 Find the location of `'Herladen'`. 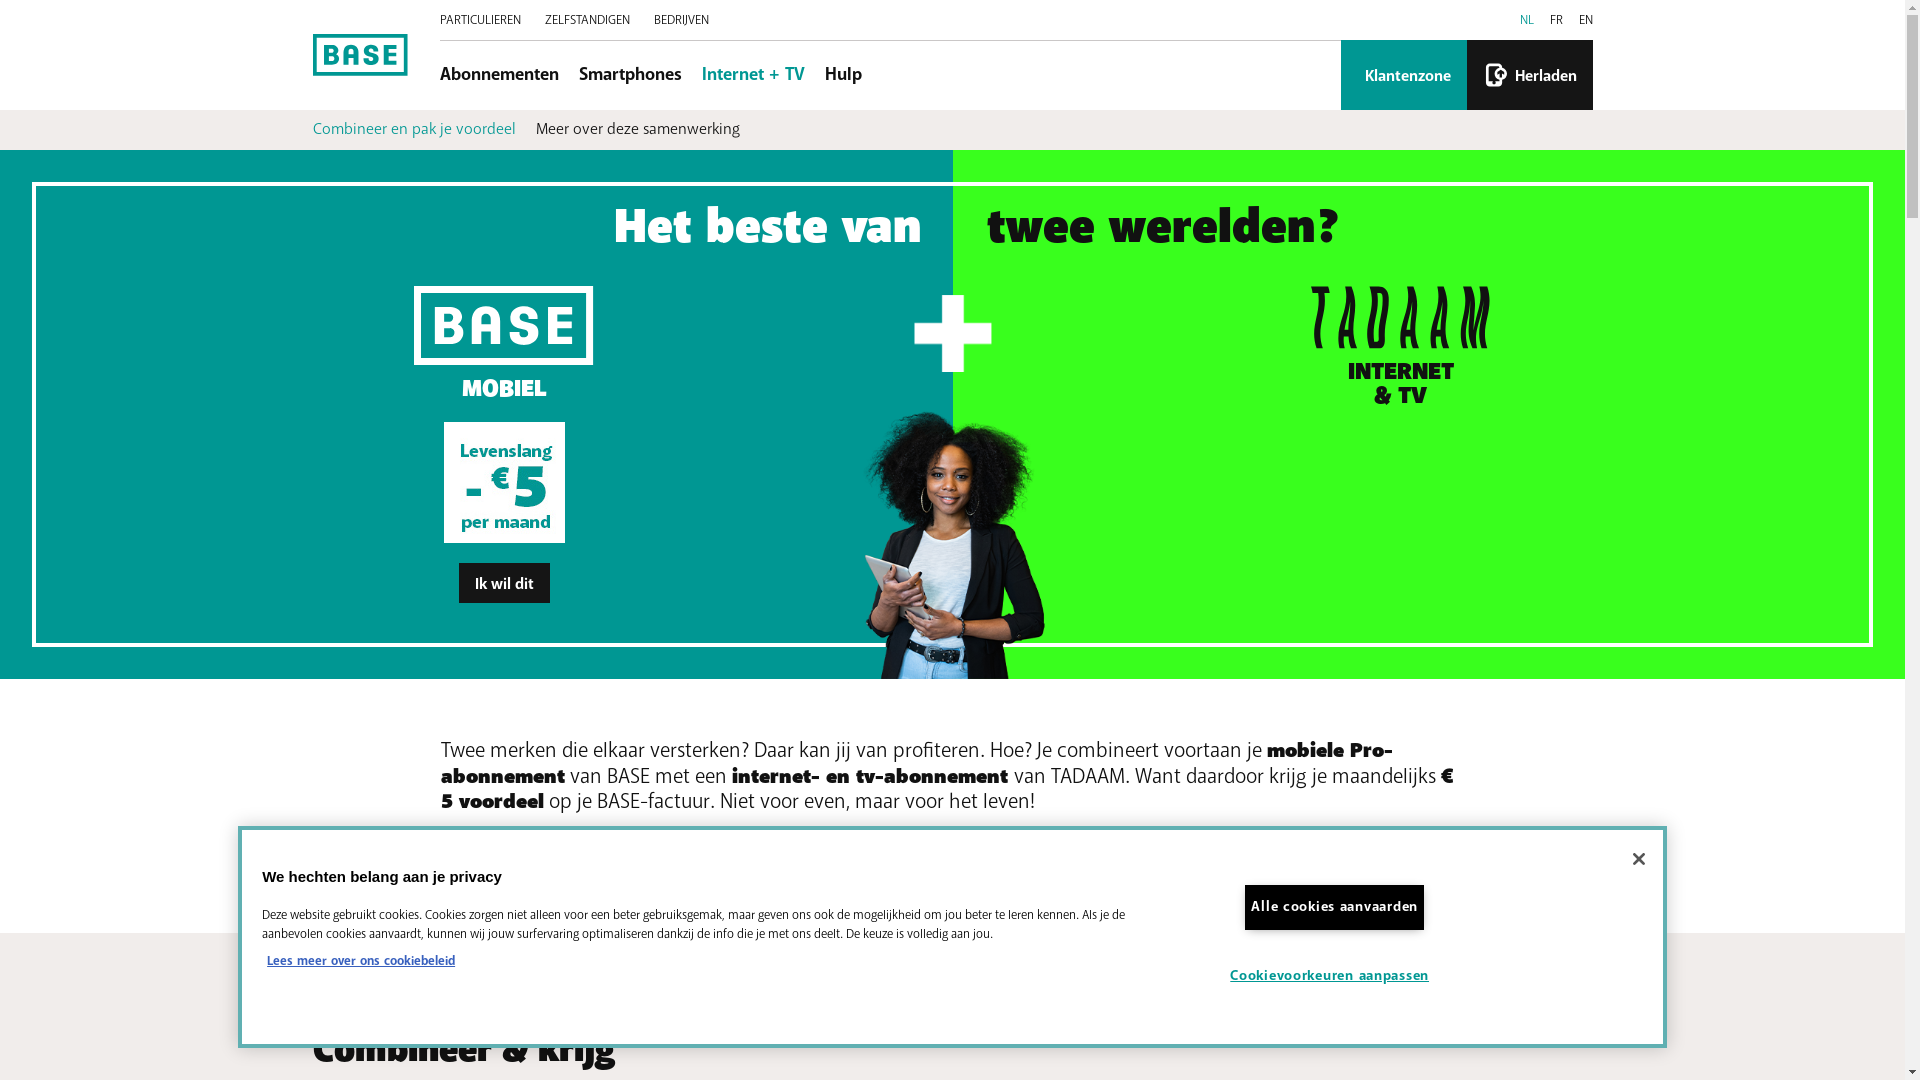

'Herladen' is located at coordinates (1528, 73).